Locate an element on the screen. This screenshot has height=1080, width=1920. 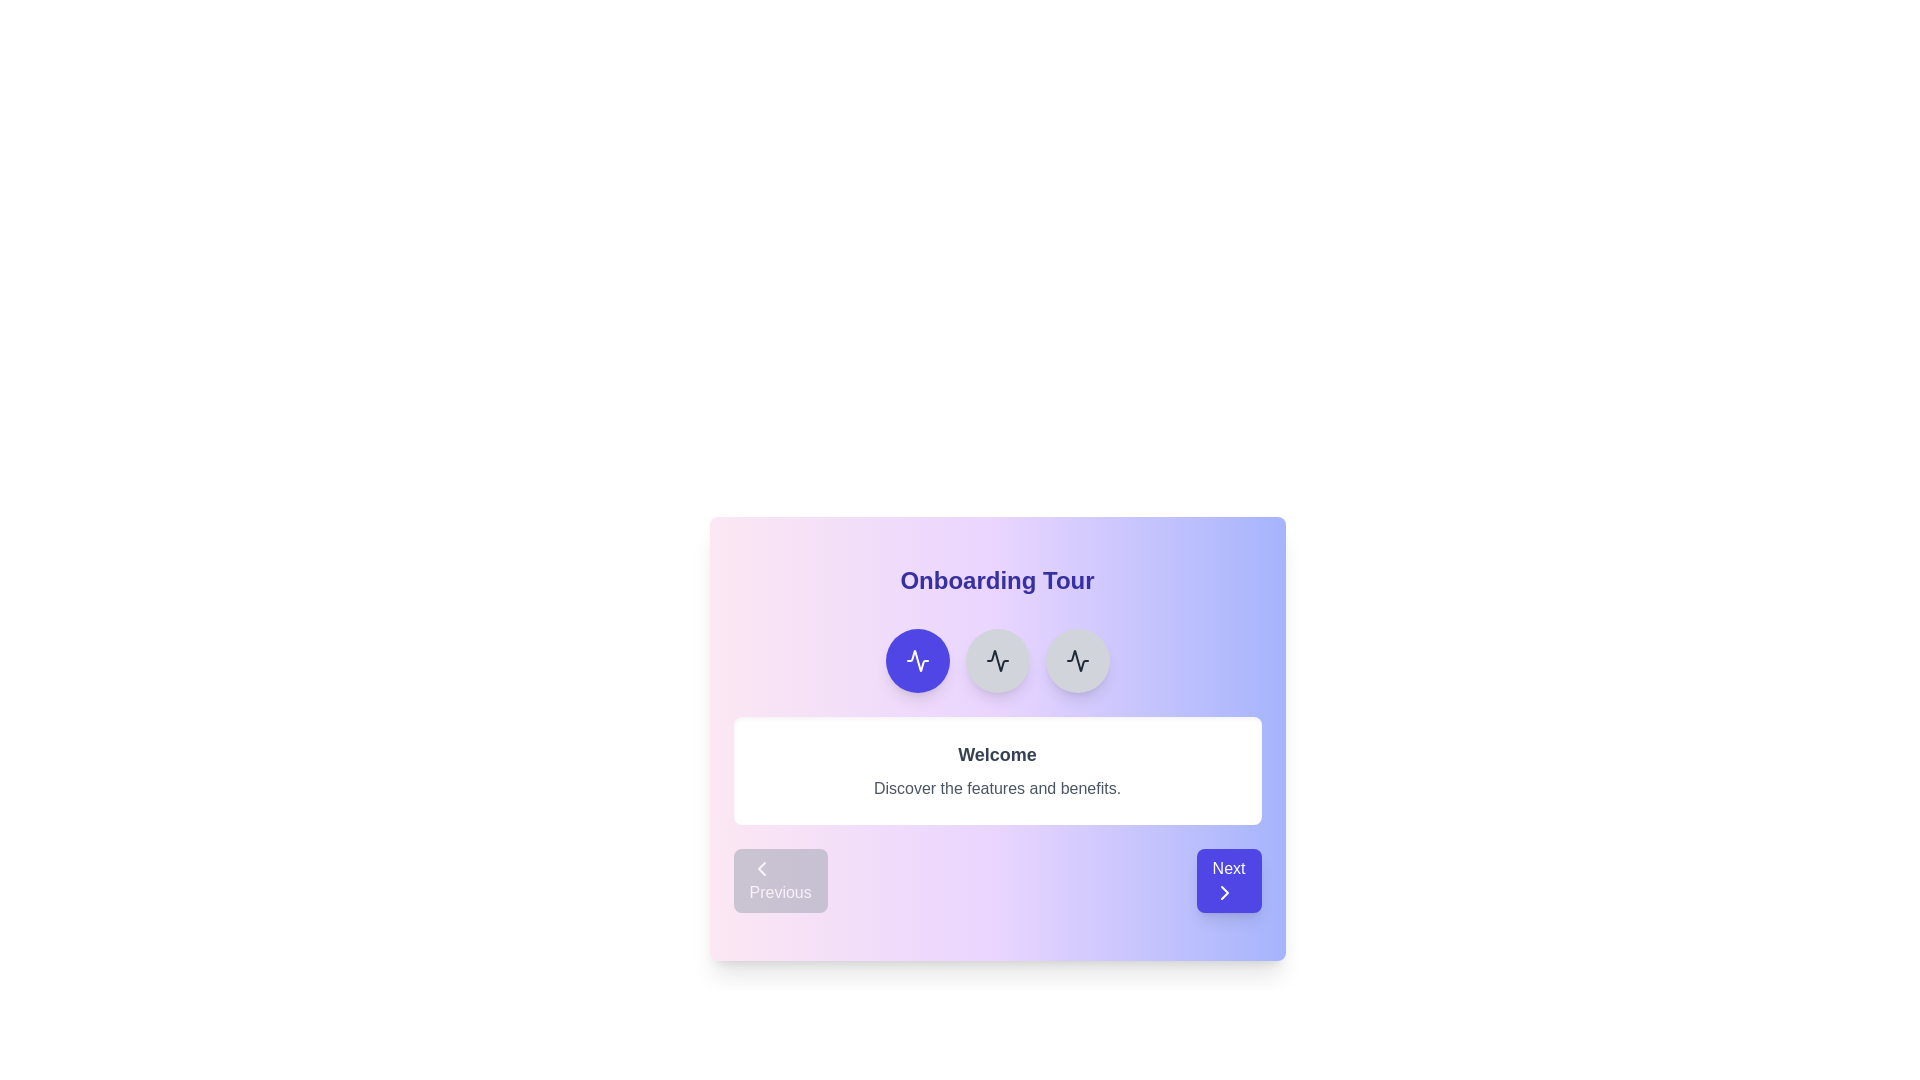
the interactive icon represented by a line graph-like icon within a circular button, located as the third button in a row of three at the top of the central onboarding card is located at coordinates (997, 660).